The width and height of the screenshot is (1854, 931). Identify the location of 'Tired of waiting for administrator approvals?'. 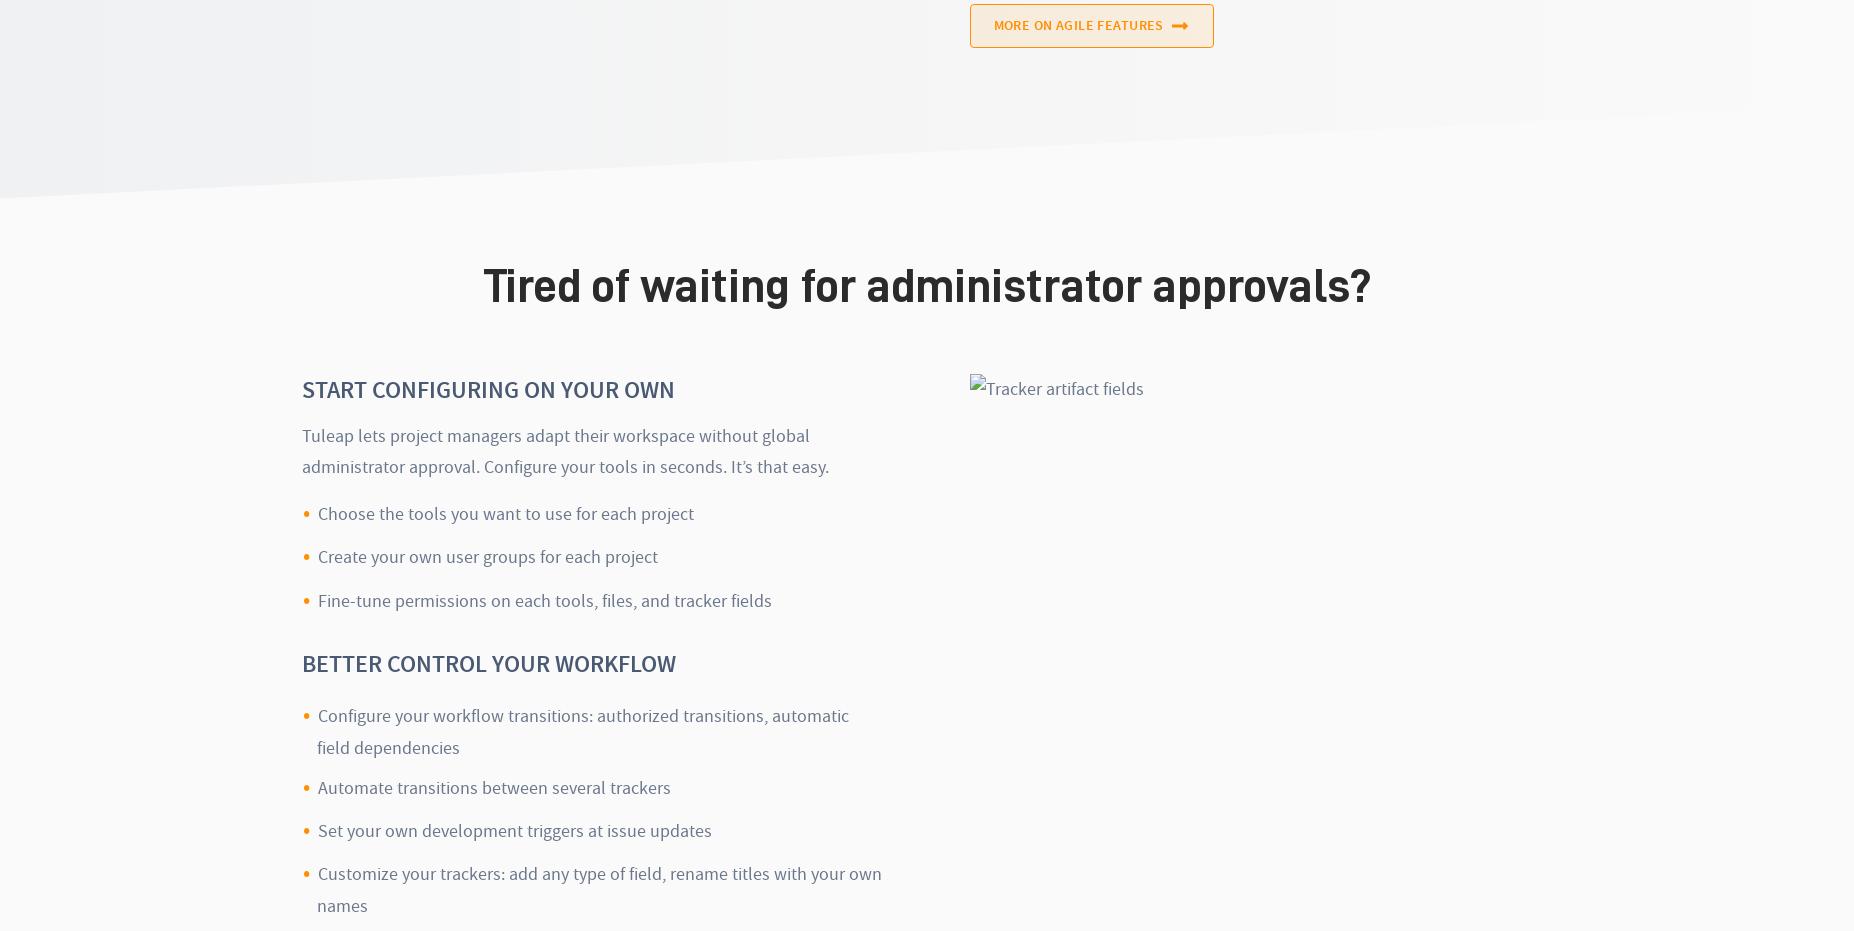
(926, 285).